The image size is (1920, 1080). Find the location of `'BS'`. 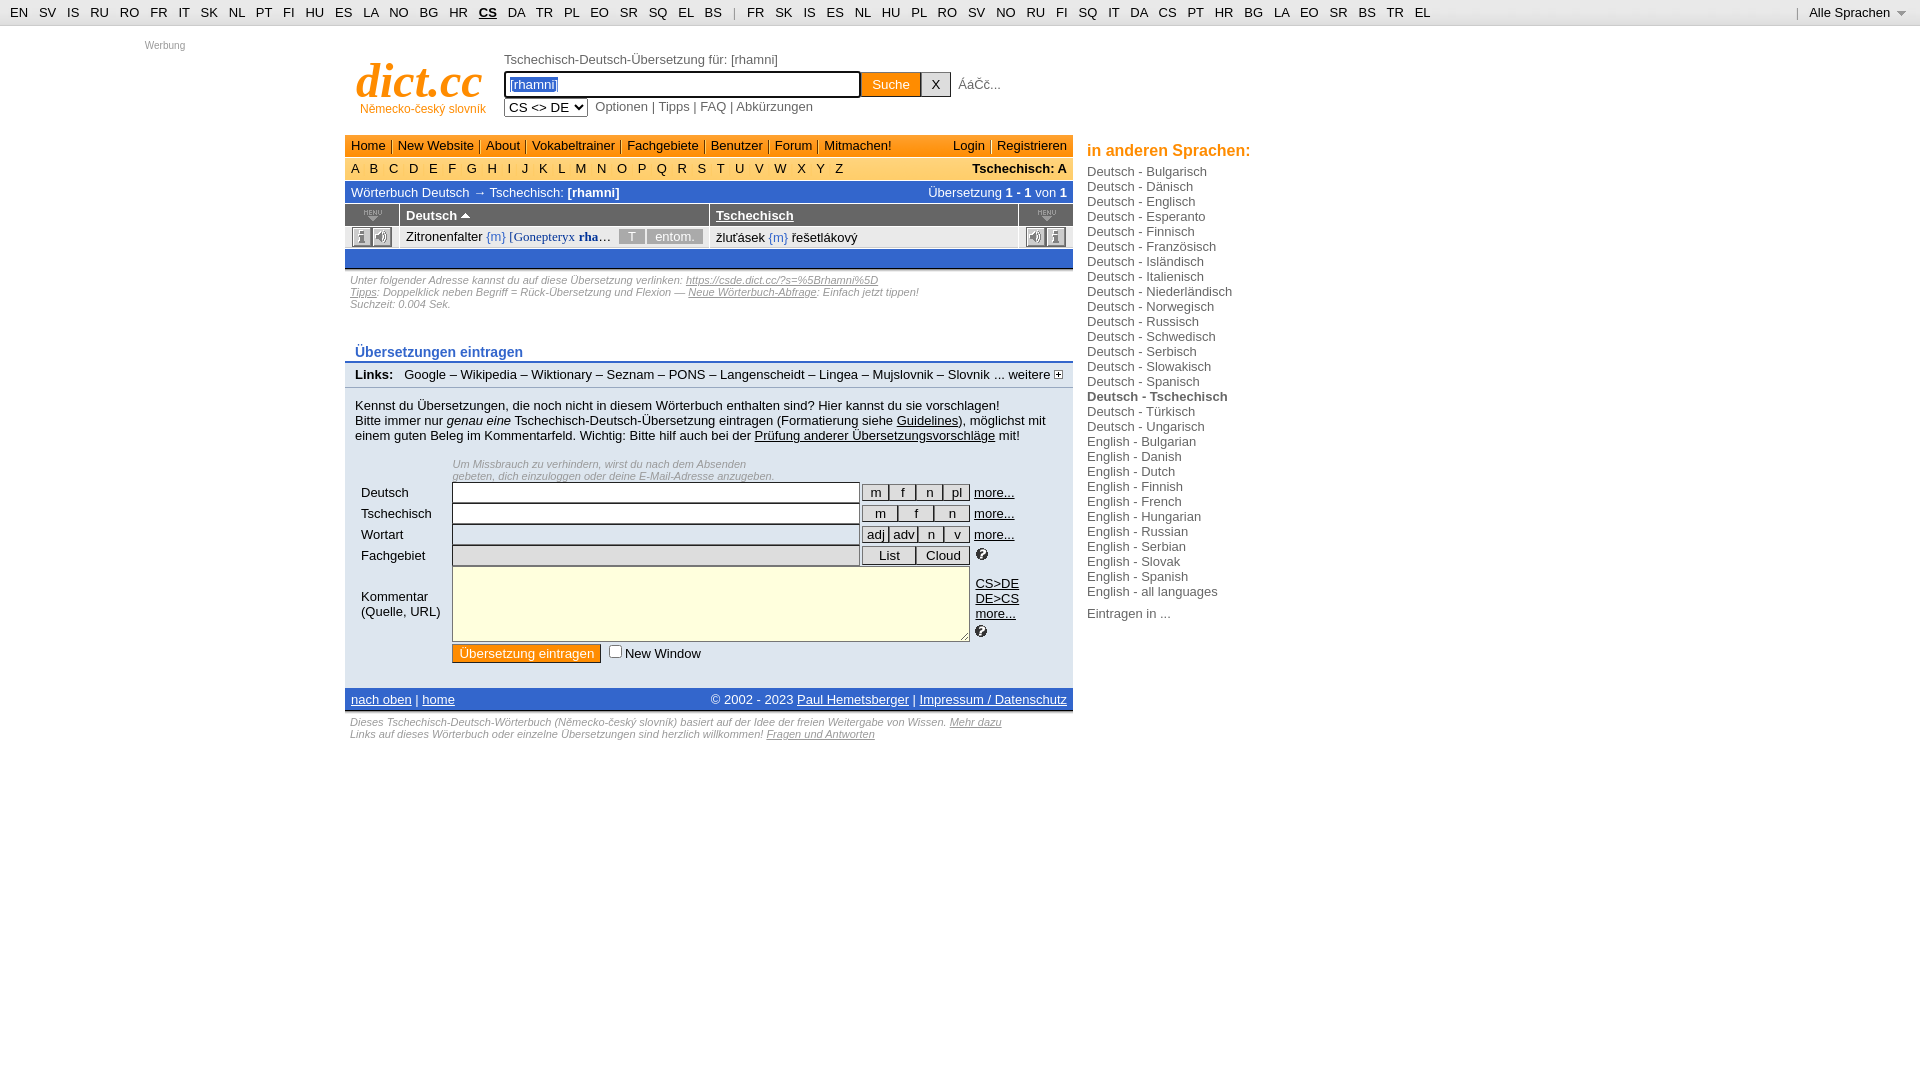

'BS' is located at coordinates (713, 12).